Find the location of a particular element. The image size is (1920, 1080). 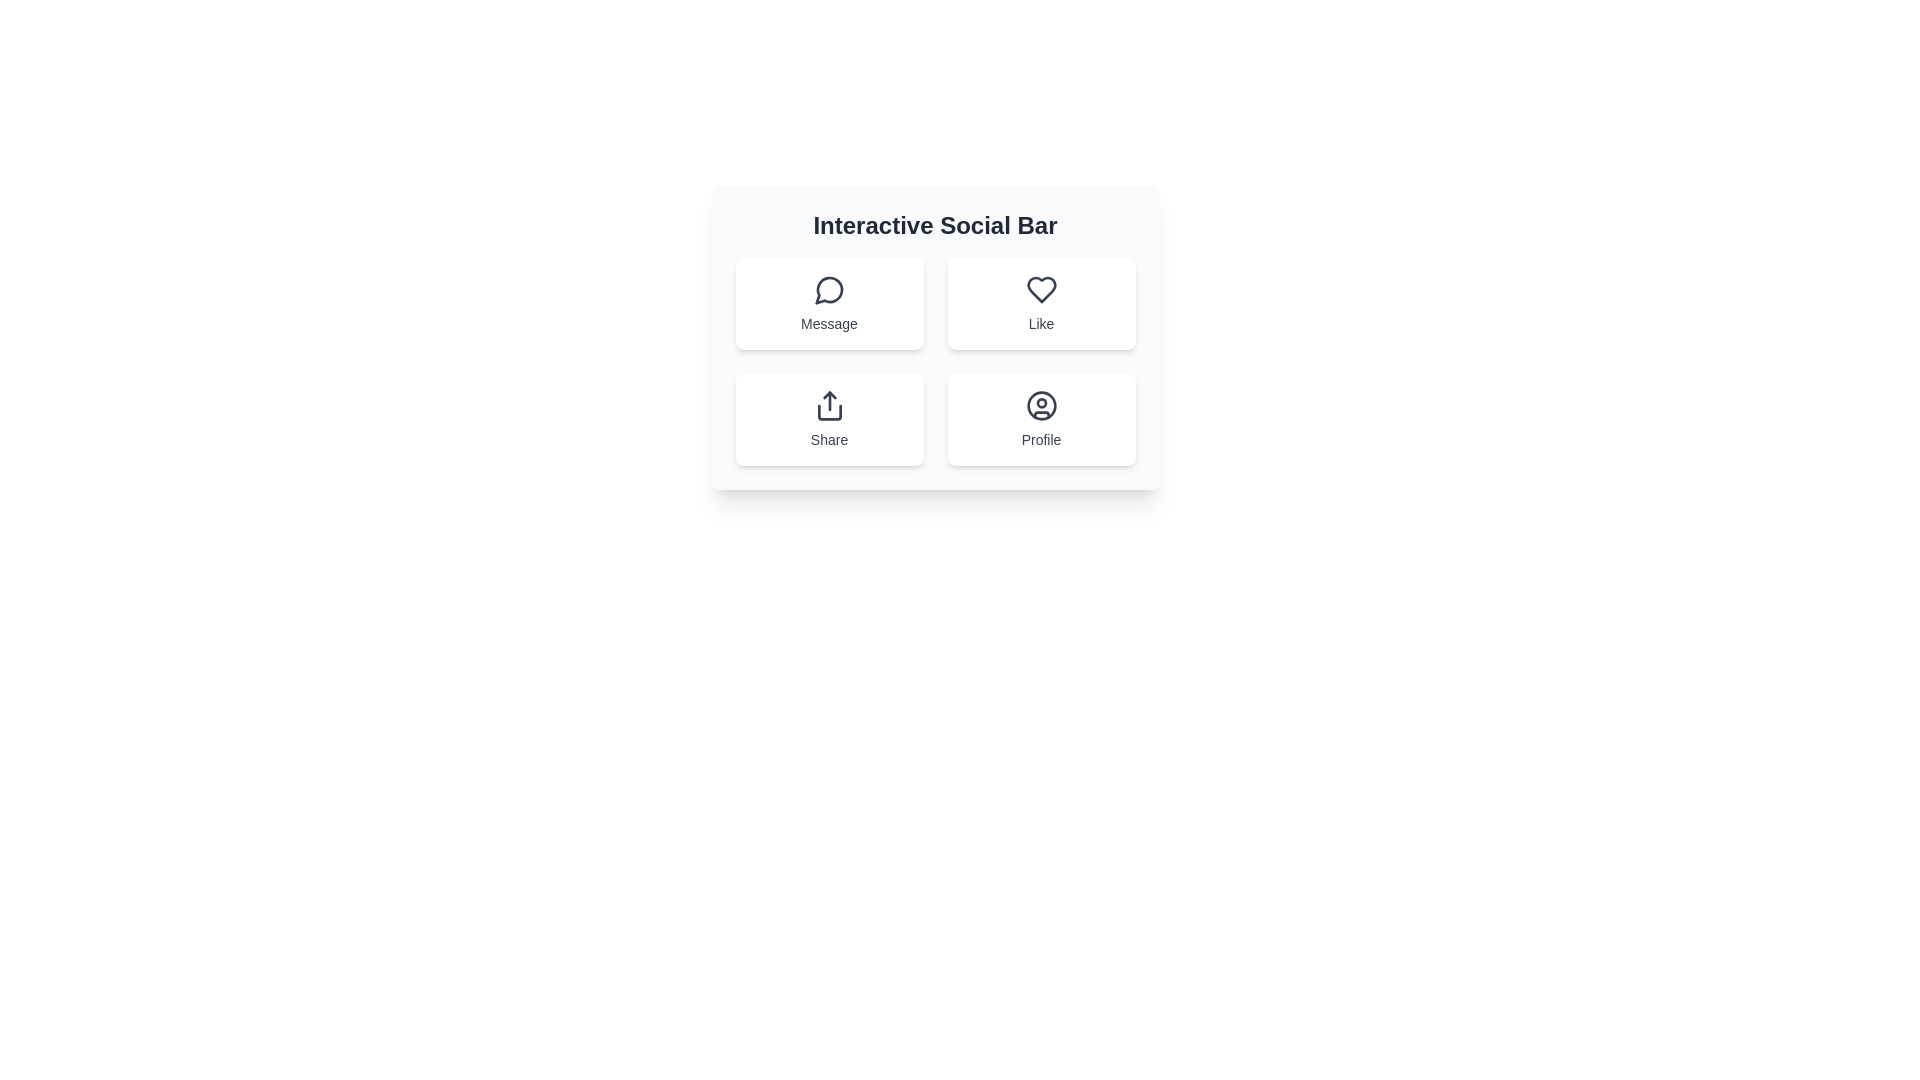

the messaging icon located at the center-top of the 'Message' card, which serves as a visual cue for interaction is located at coordinates (829, 289).